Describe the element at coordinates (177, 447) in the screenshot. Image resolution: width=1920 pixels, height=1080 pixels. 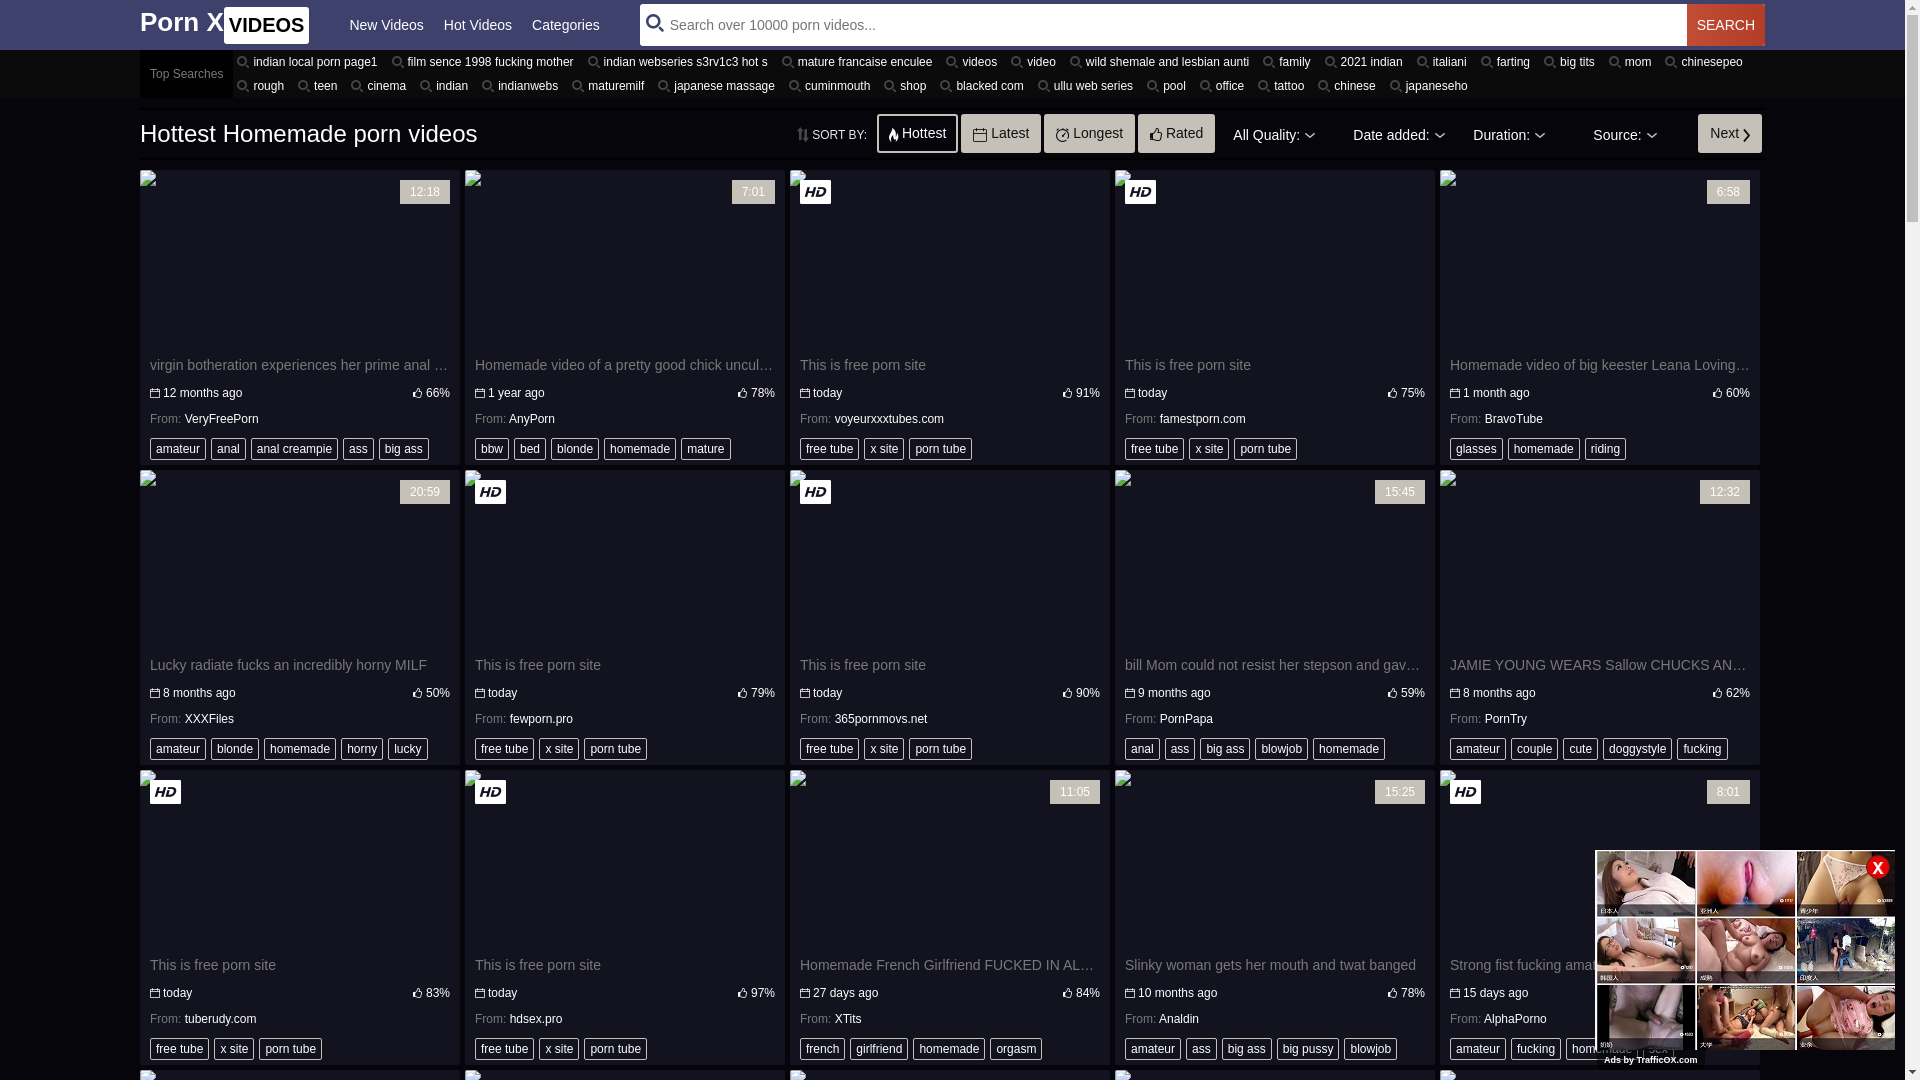
I see `'amateur'` at that location.